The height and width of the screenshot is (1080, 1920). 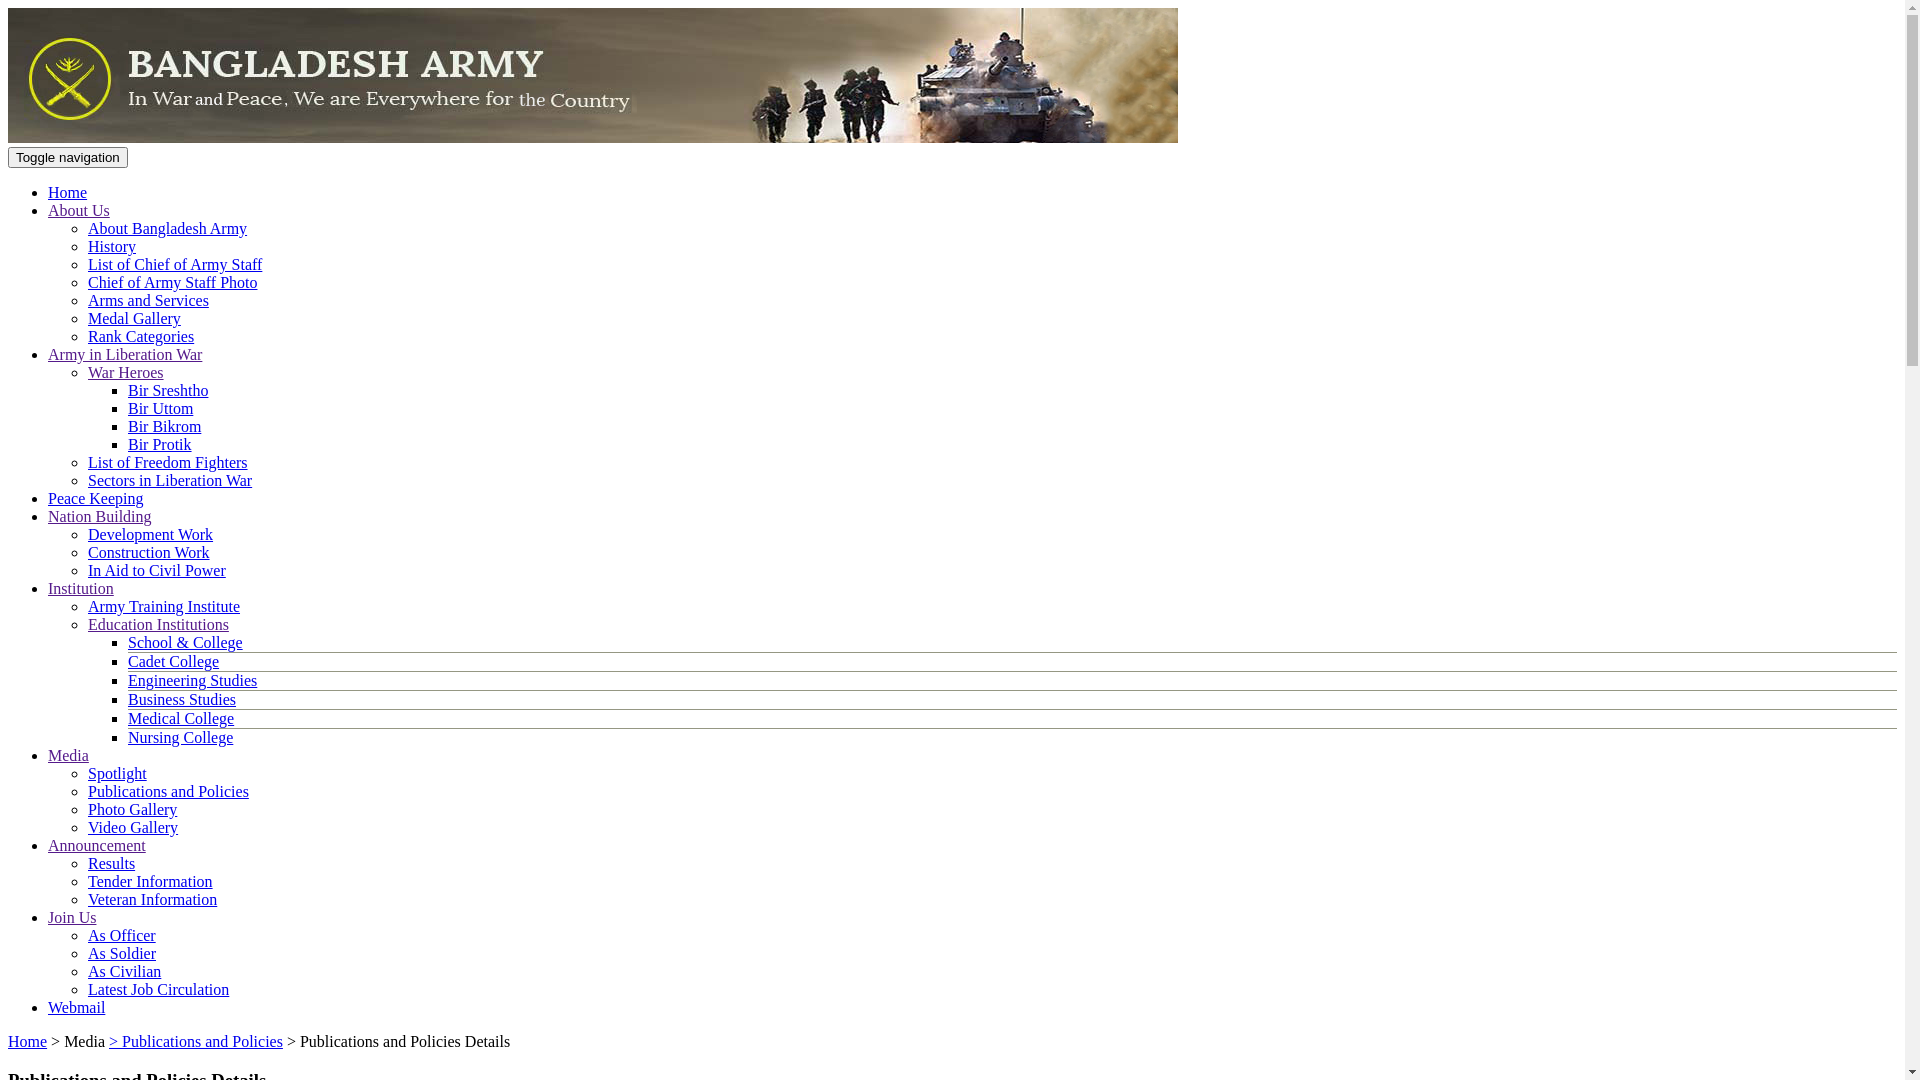 I want to click on 'As Officer', so click(x=86, y=935).